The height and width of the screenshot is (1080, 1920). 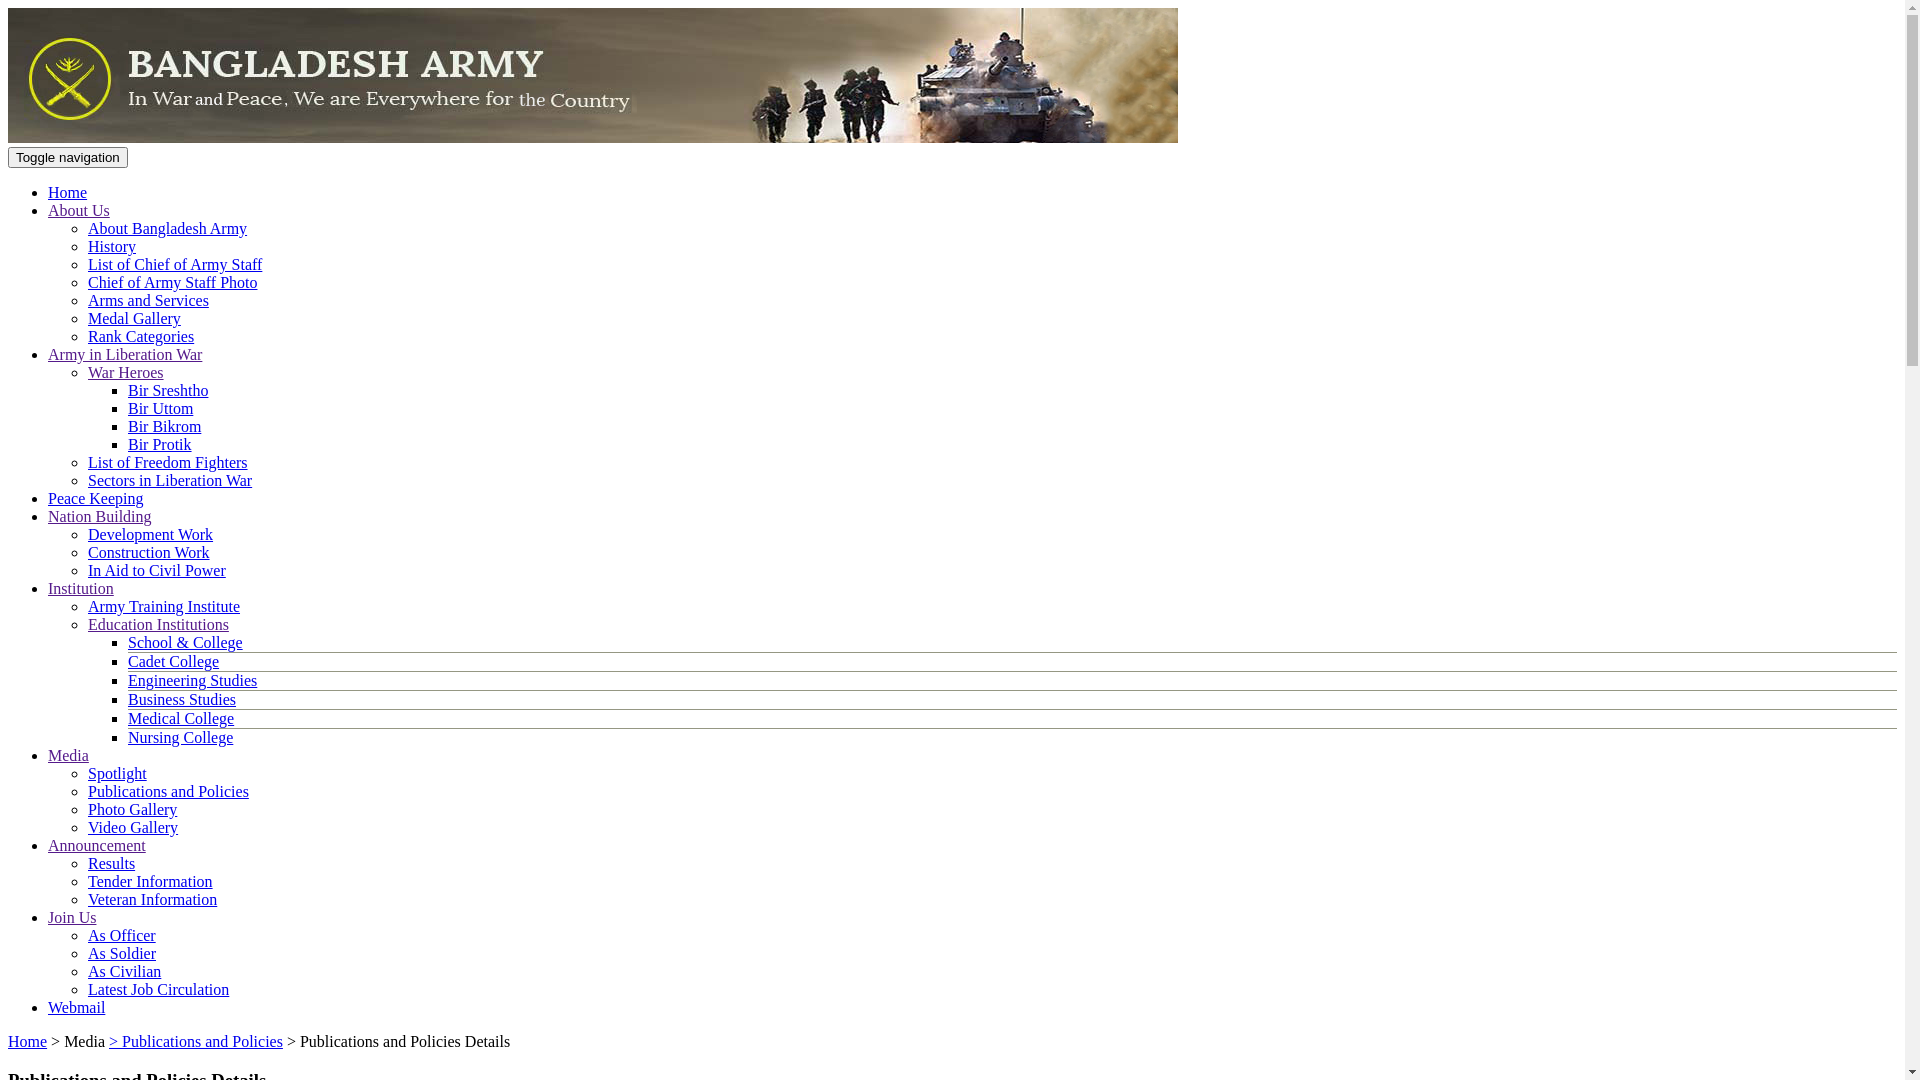 I want to click on 'As Officer', so click(x=86, y=935).